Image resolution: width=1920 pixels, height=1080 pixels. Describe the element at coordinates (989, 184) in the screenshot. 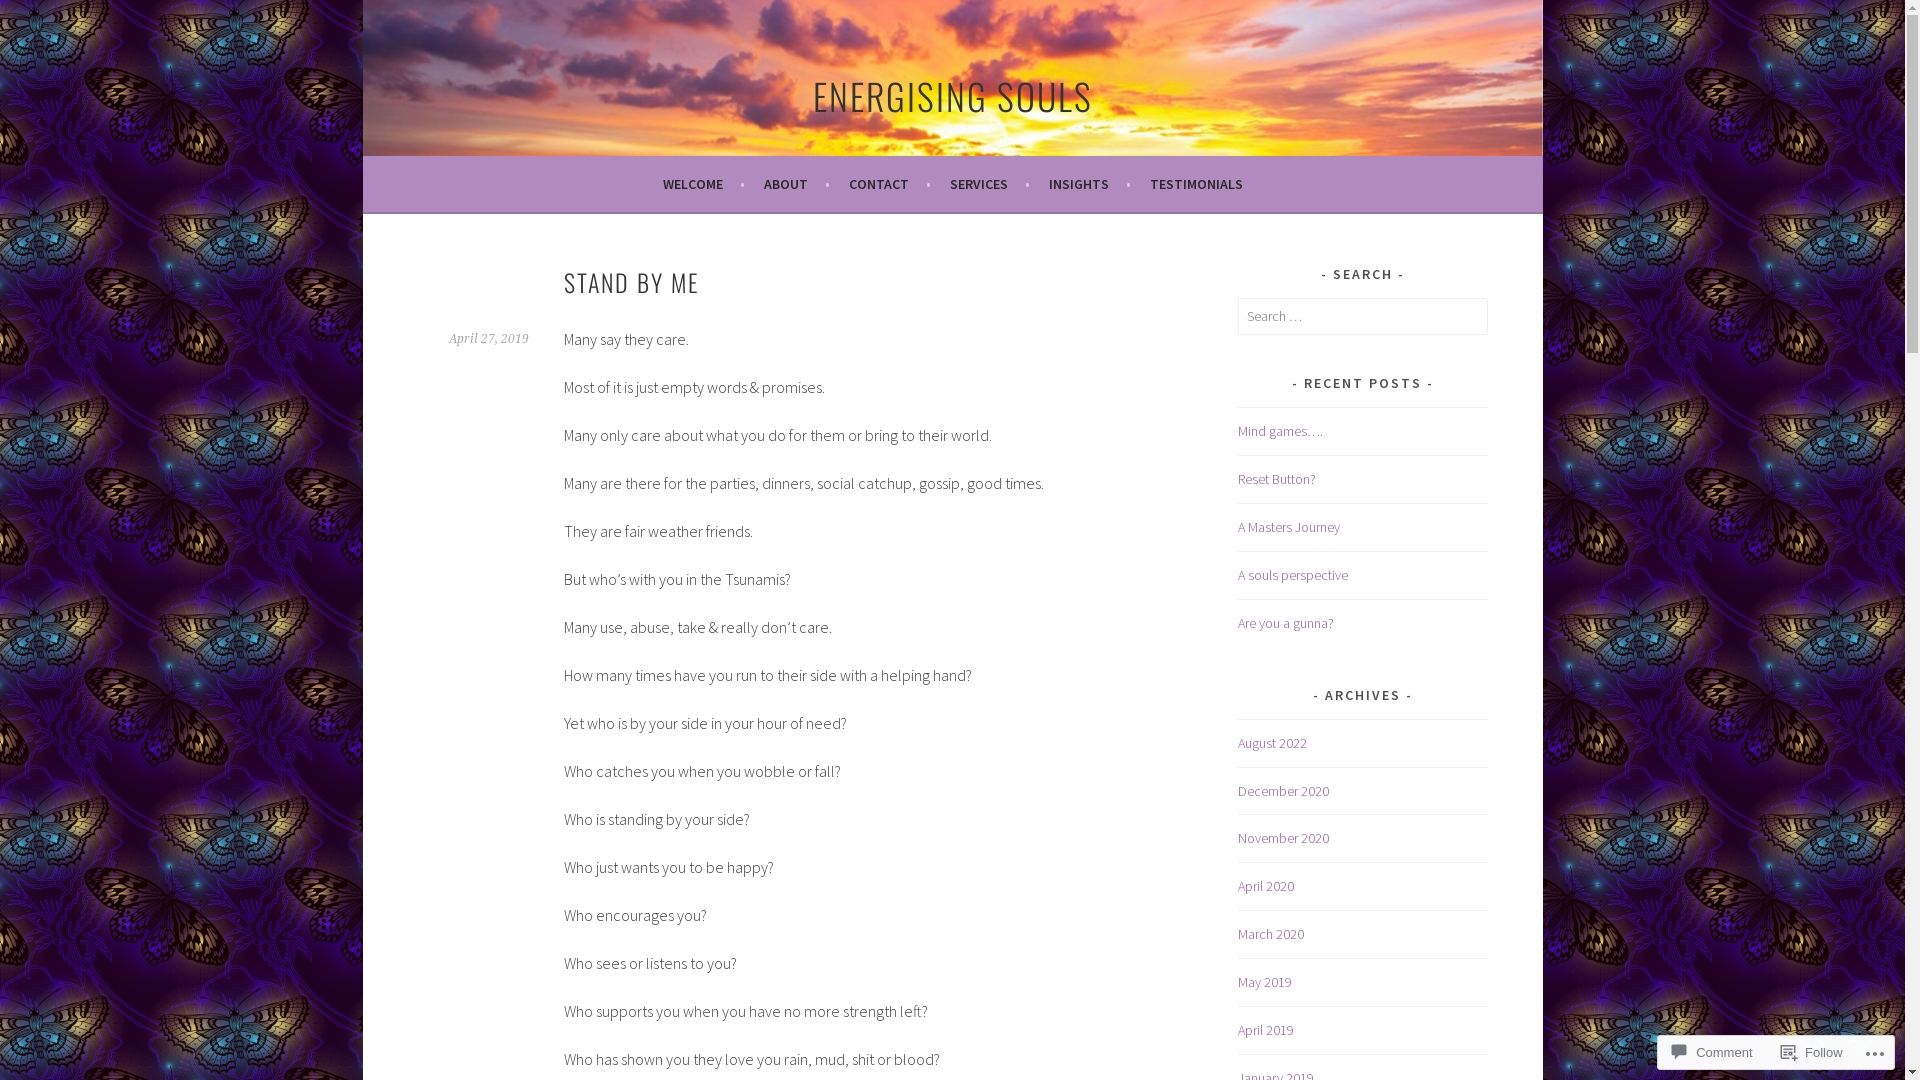

I see `'SERVICES'` at that location.